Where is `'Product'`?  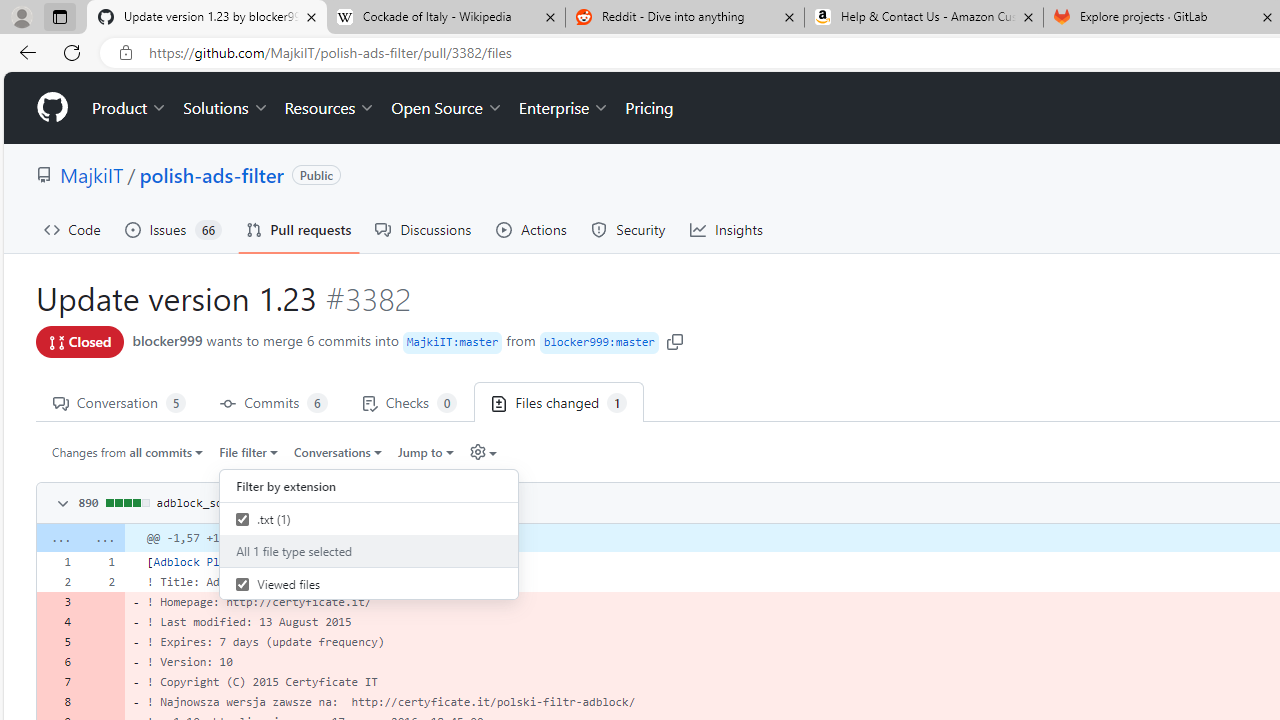
'Product' is located at coordinates (129, 108).